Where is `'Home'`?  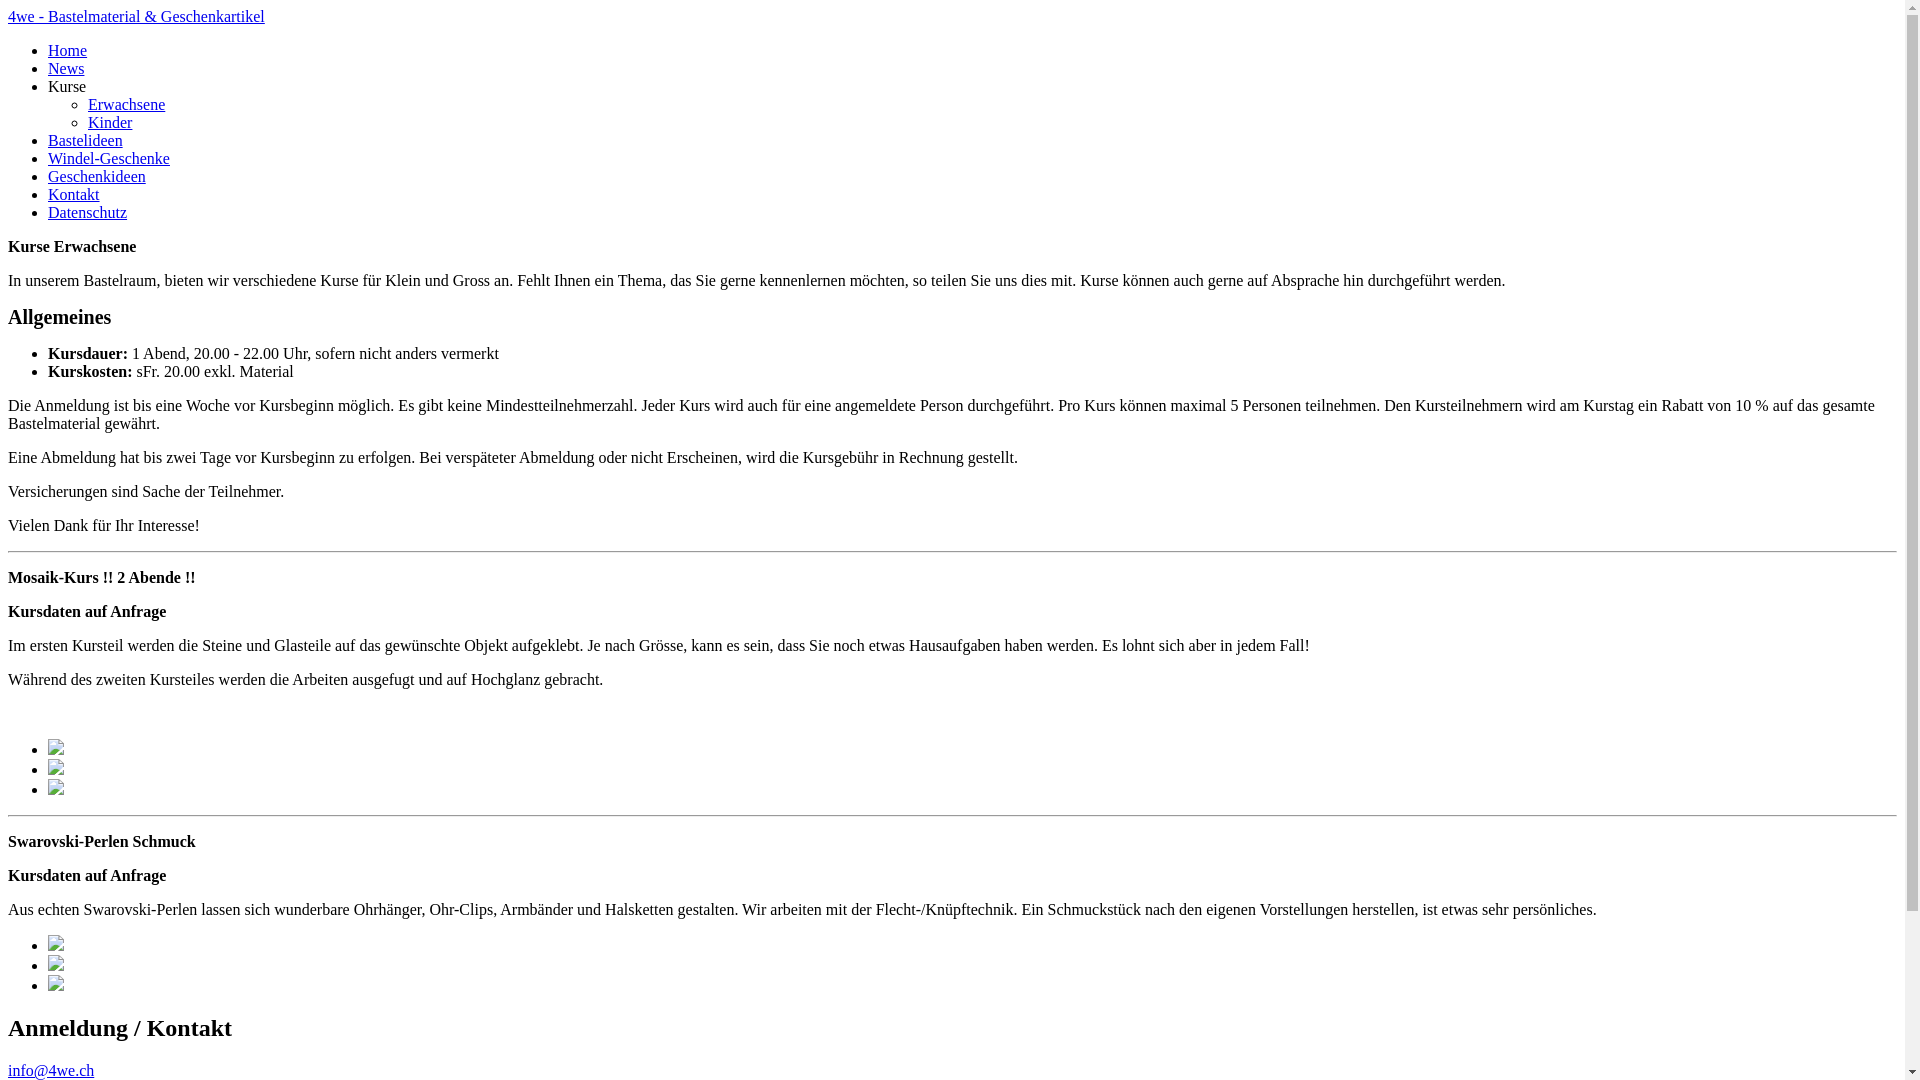 'Home' is located at coordinates (67, 49).